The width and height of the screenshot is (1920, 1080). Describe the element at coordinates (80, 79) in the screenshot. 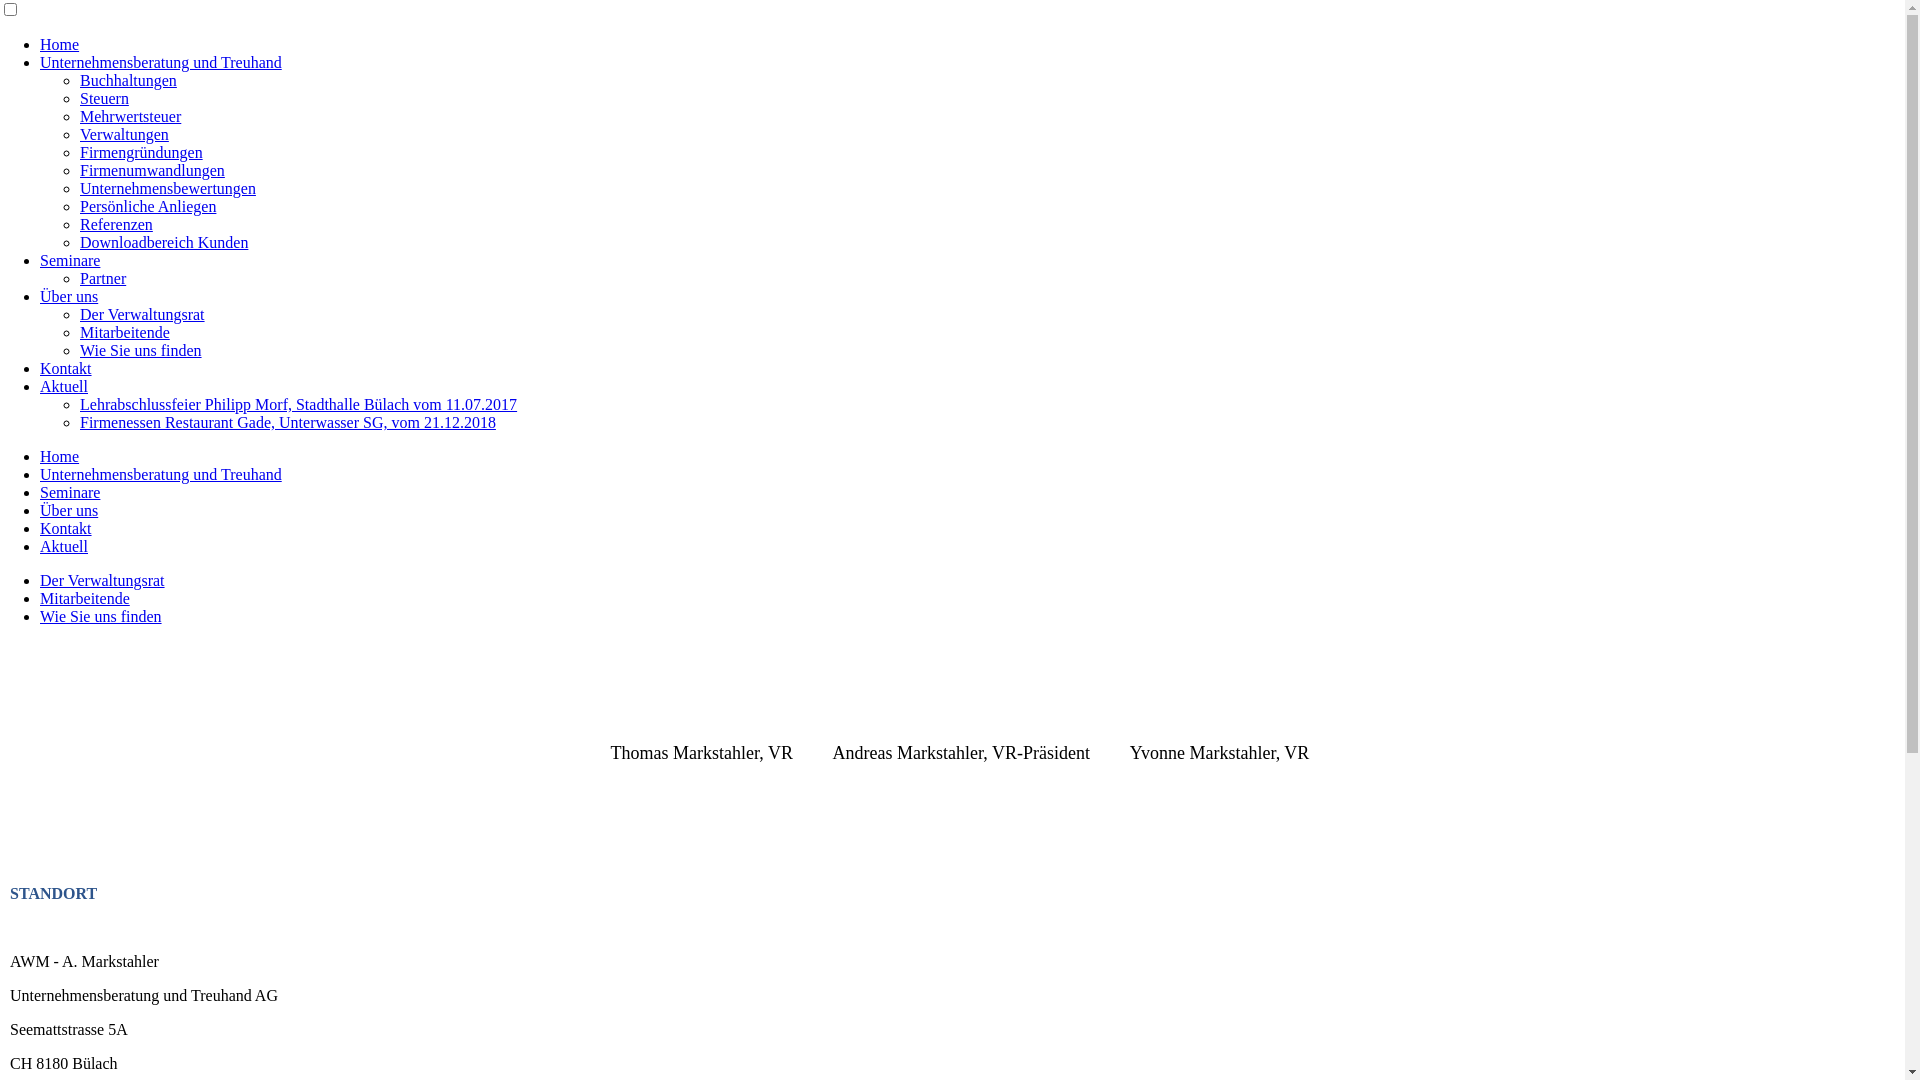

I see `'Buchhaltungen'` at that location.